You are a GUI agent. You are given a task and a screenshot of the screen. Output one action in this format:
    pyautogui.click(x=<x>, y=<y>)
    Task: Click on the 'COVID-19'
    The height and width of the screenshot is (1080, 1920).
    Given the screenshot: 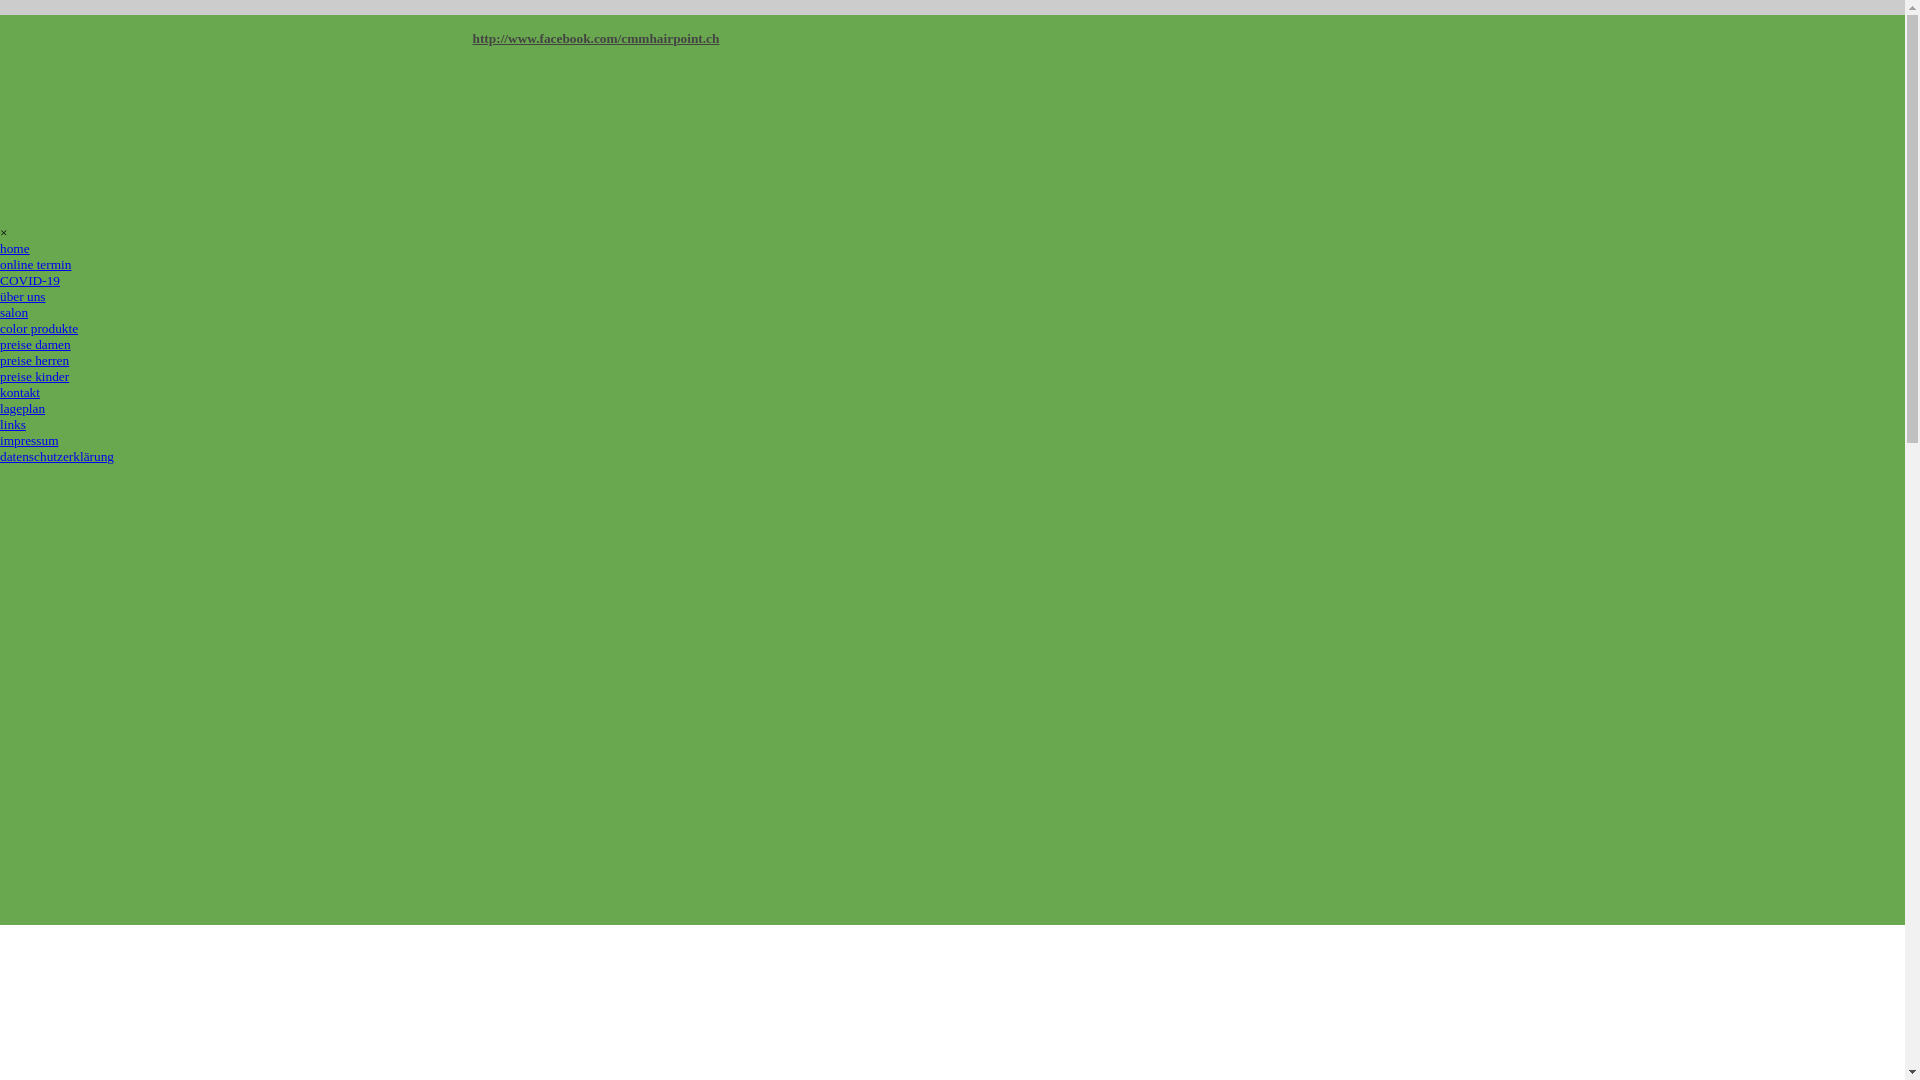 What is the action you would take?
    pyautogui.click(x=29, y=280)
    